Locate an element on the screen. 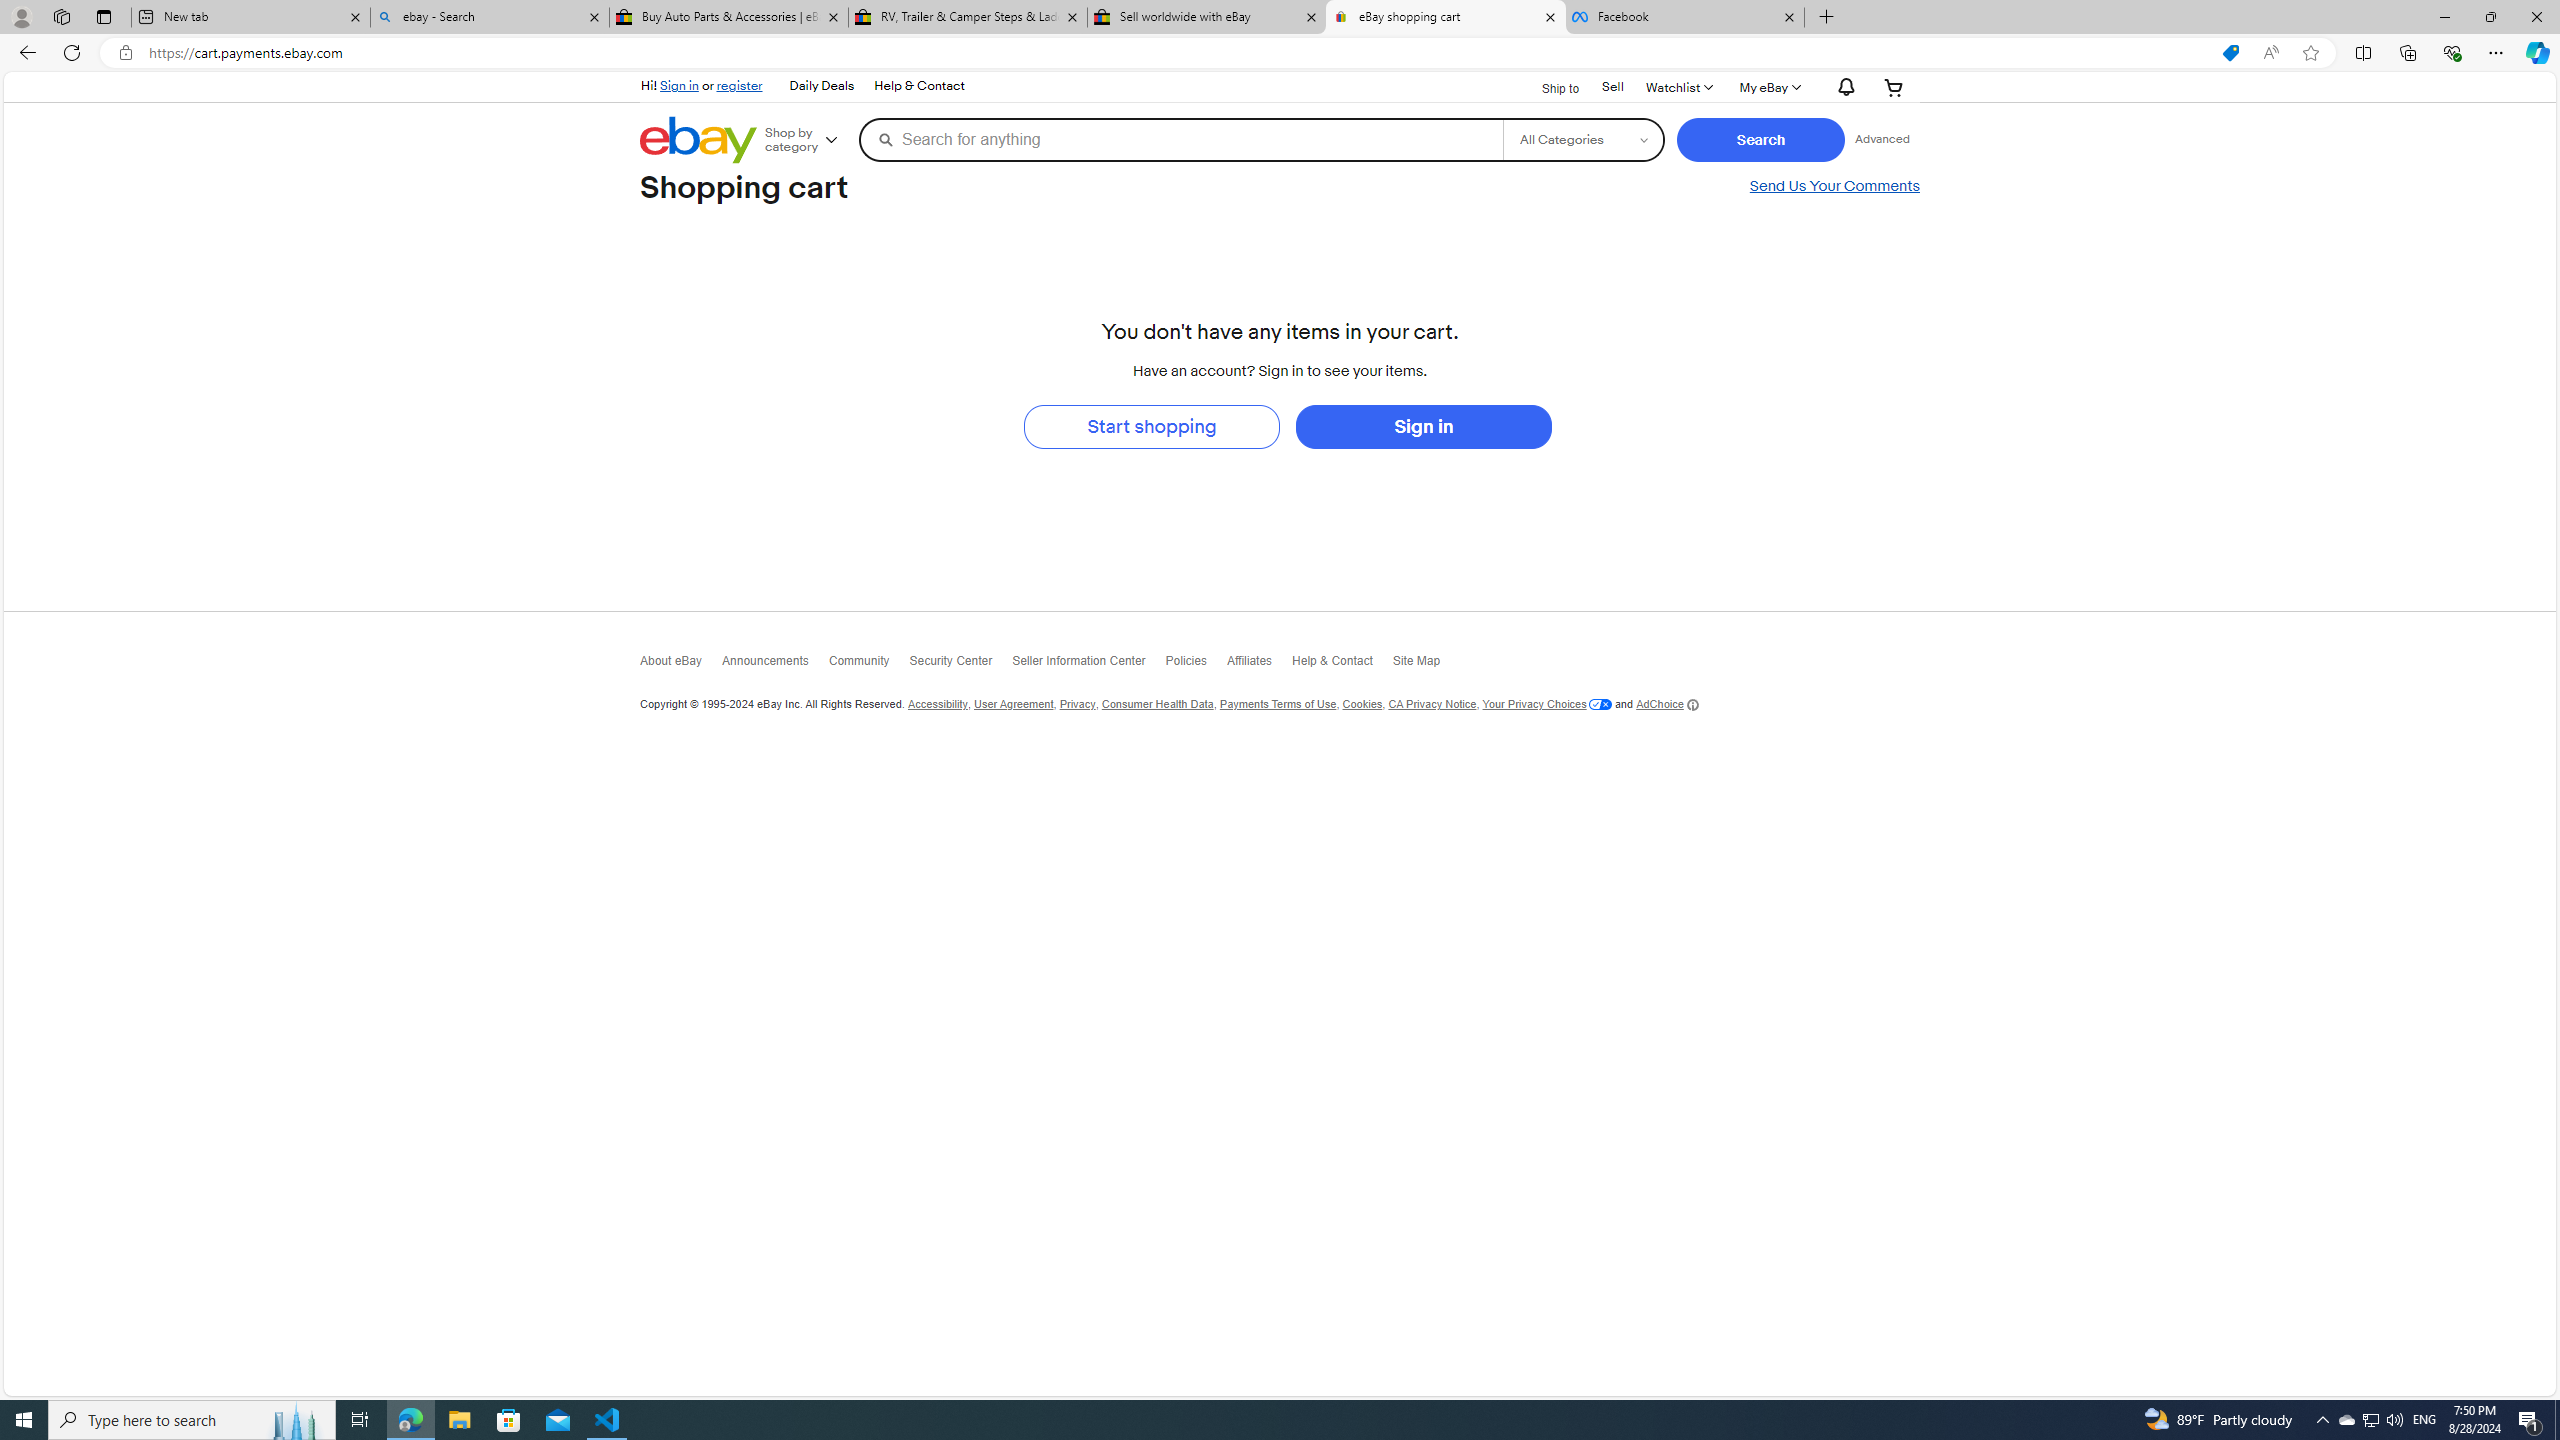  'AdChoice' is located at coordinates (1667, 704).